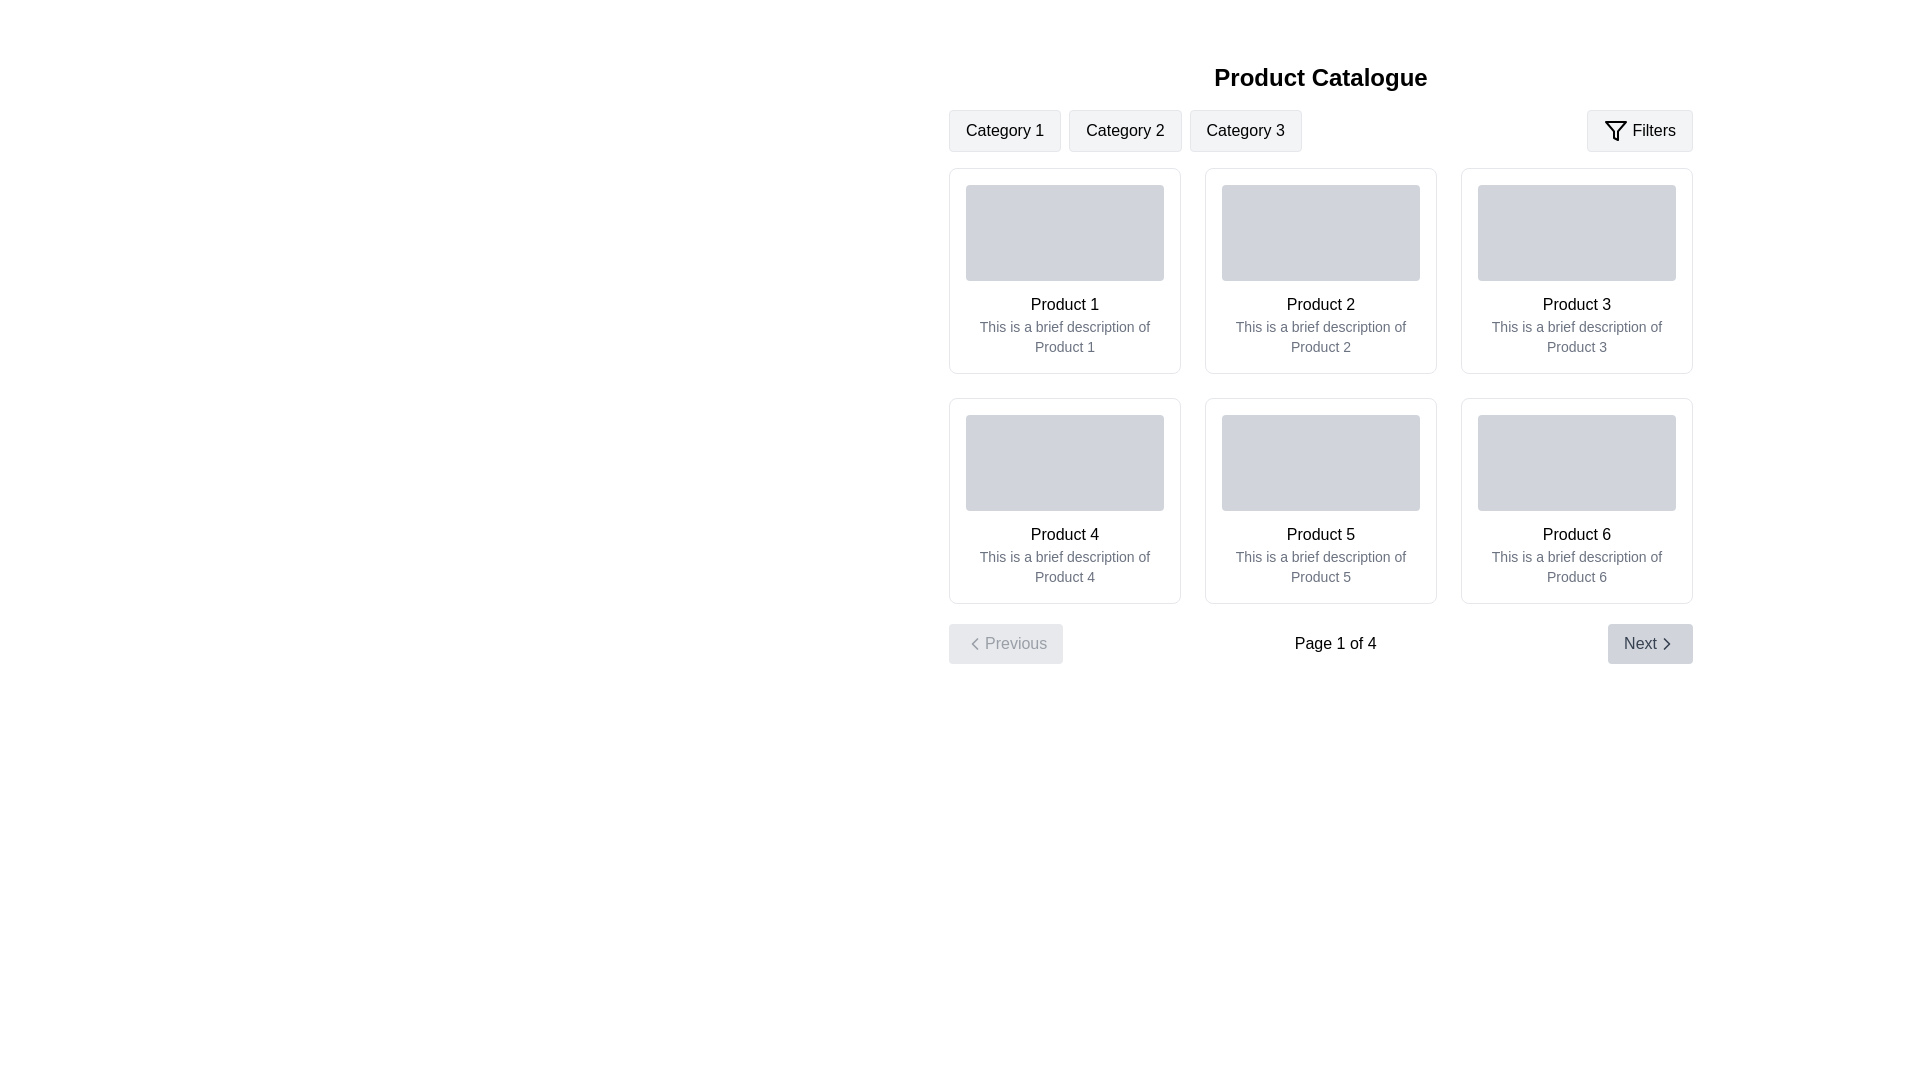 This screenshot has height=1080, width=1920. I want to click on the descriptive text element located at the bottom of the product card for 'Product 6', which provides summary information about the product, so click(1576, 567).